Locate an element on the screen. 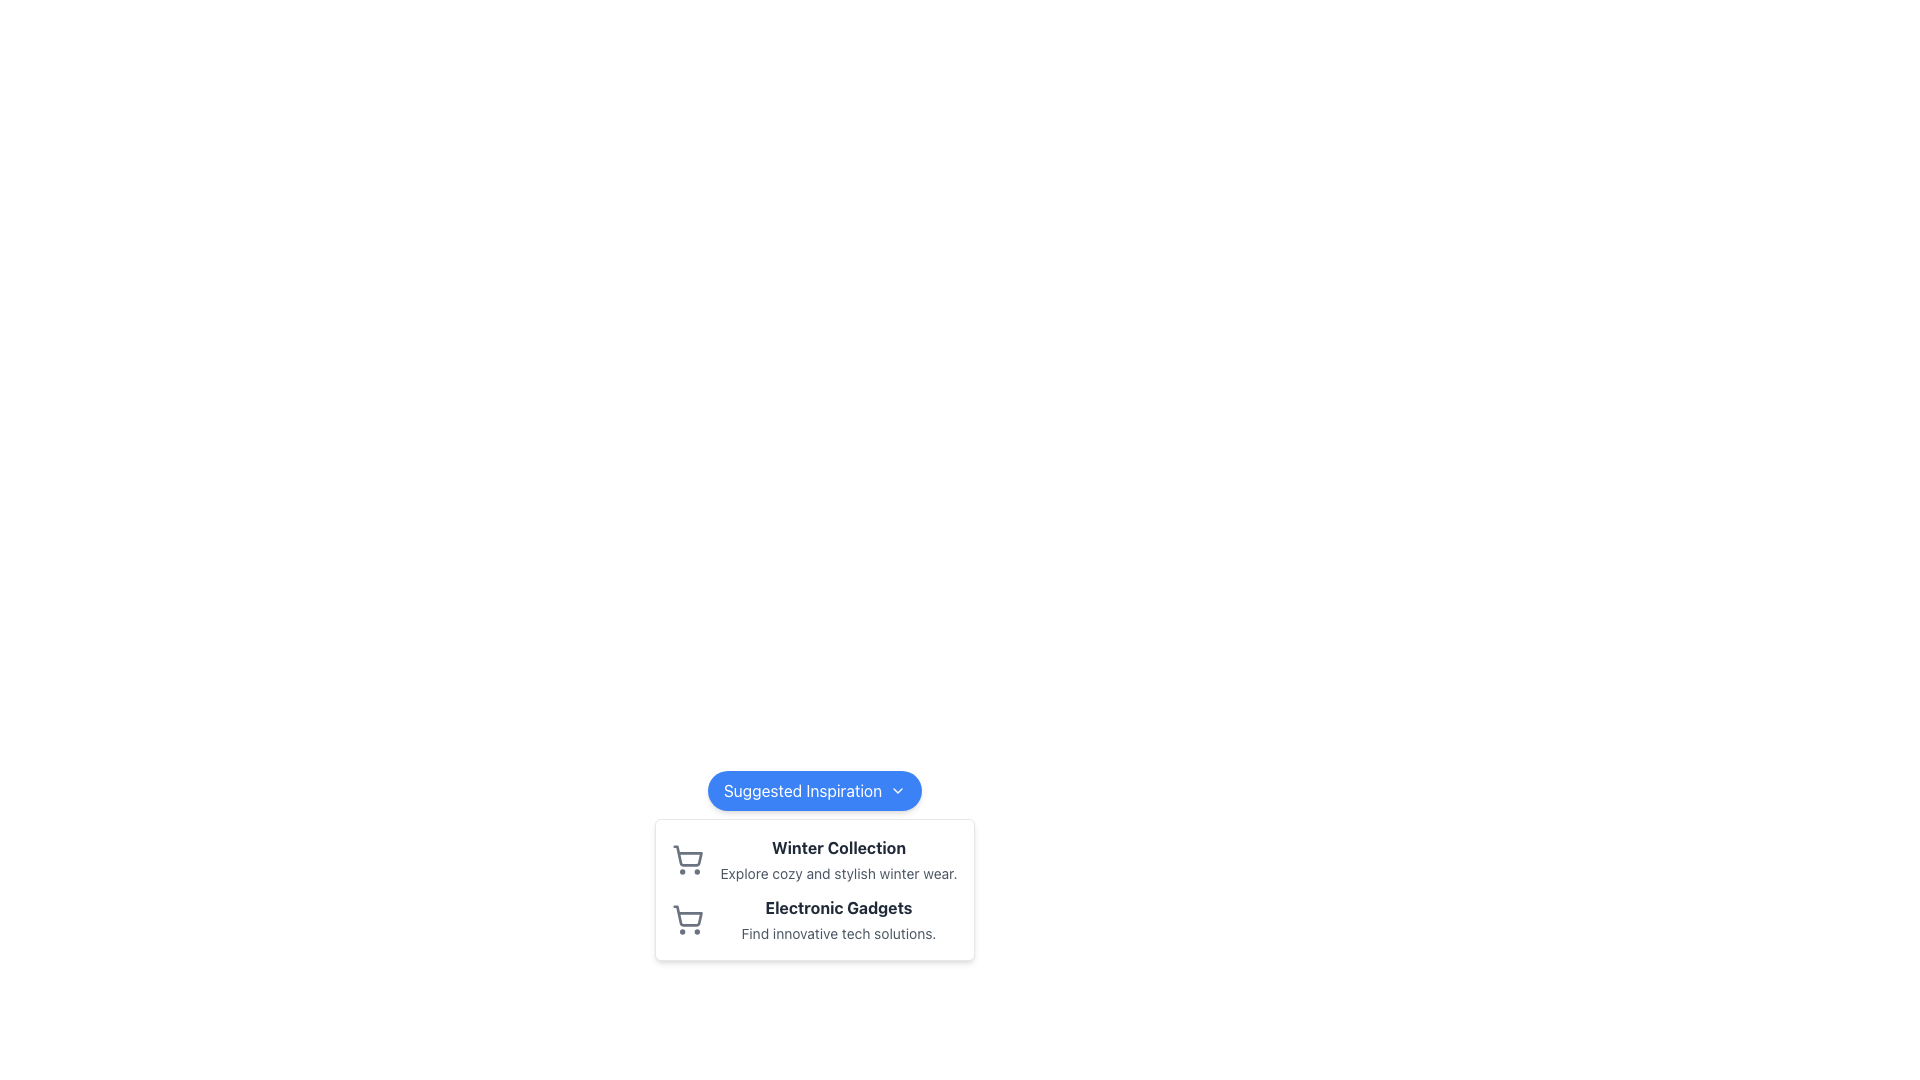  the Text Label element containing 'Electronic Gadgets' styled in bold, positioned above the description 'Find innovative tech solutions.' is located at coordinates (839, 907).